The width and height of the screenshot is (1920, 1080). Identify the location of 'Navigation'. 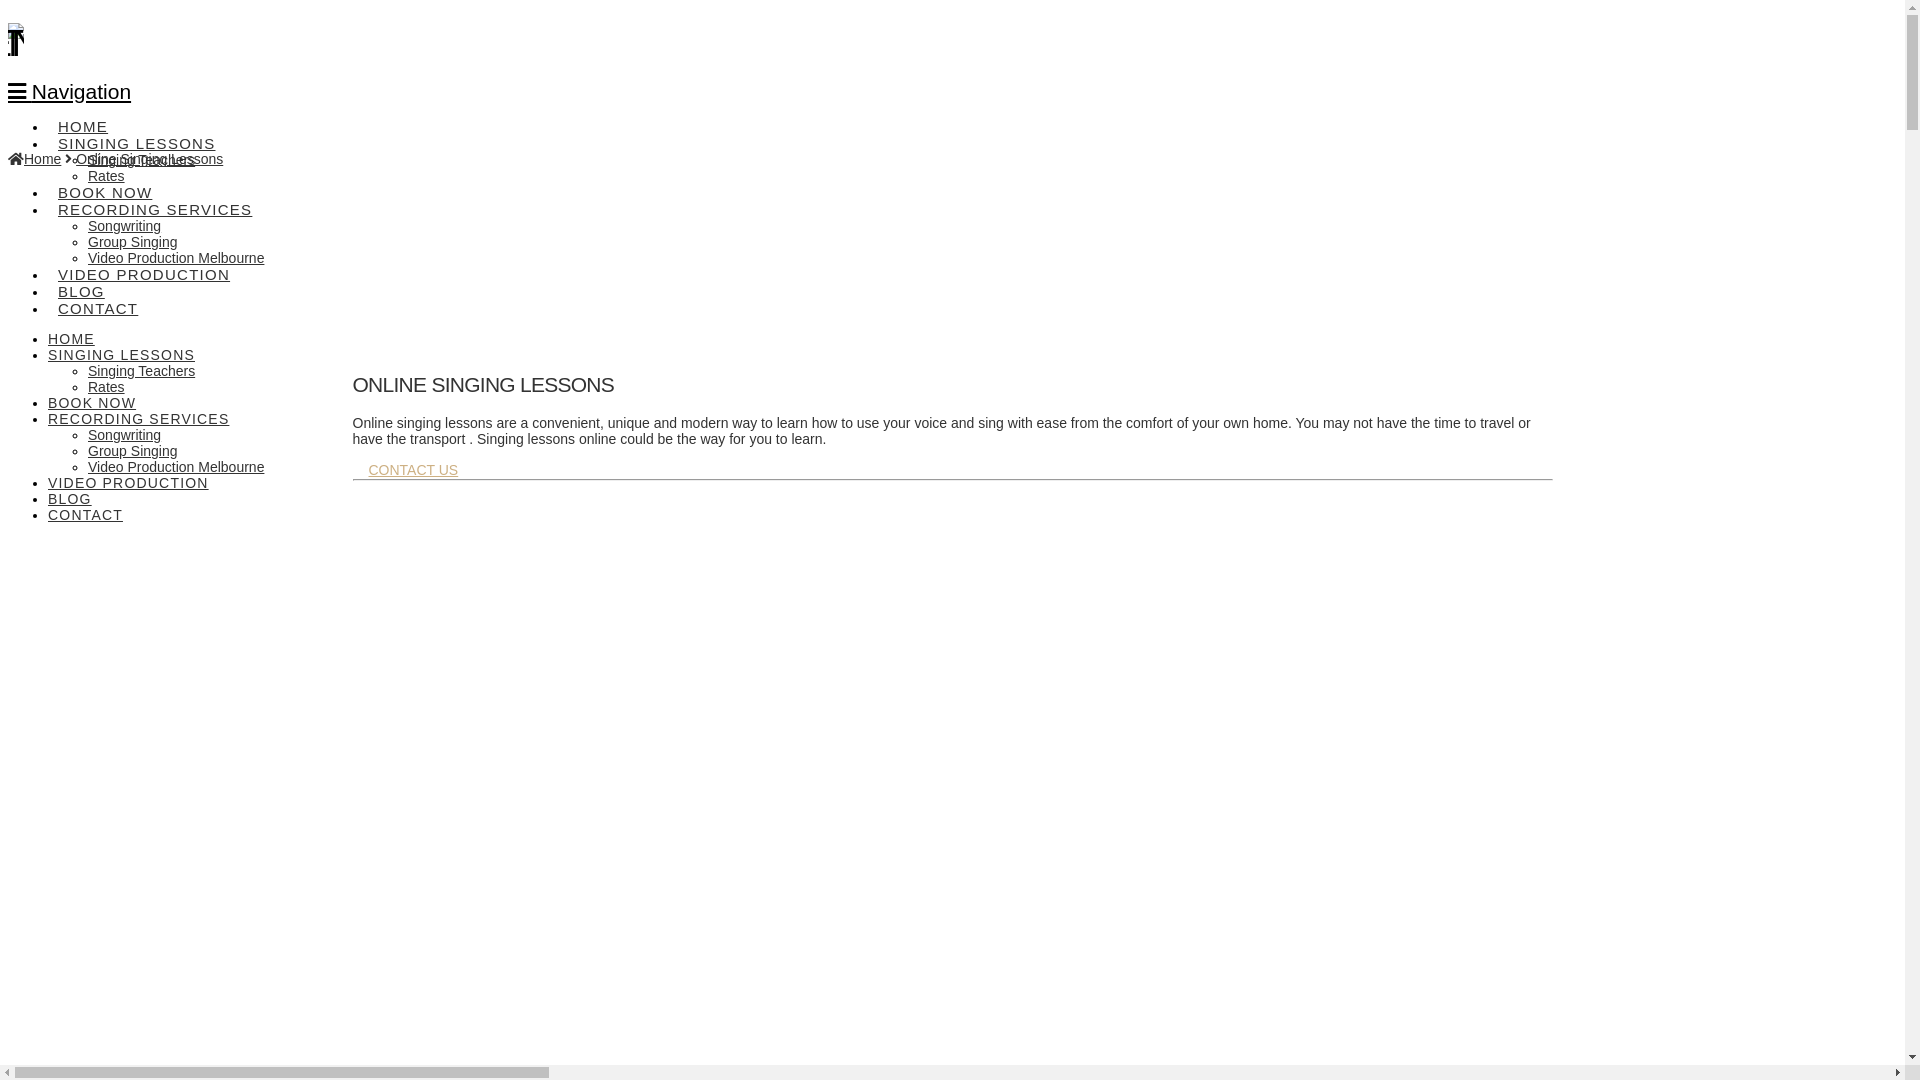
(69, 91).